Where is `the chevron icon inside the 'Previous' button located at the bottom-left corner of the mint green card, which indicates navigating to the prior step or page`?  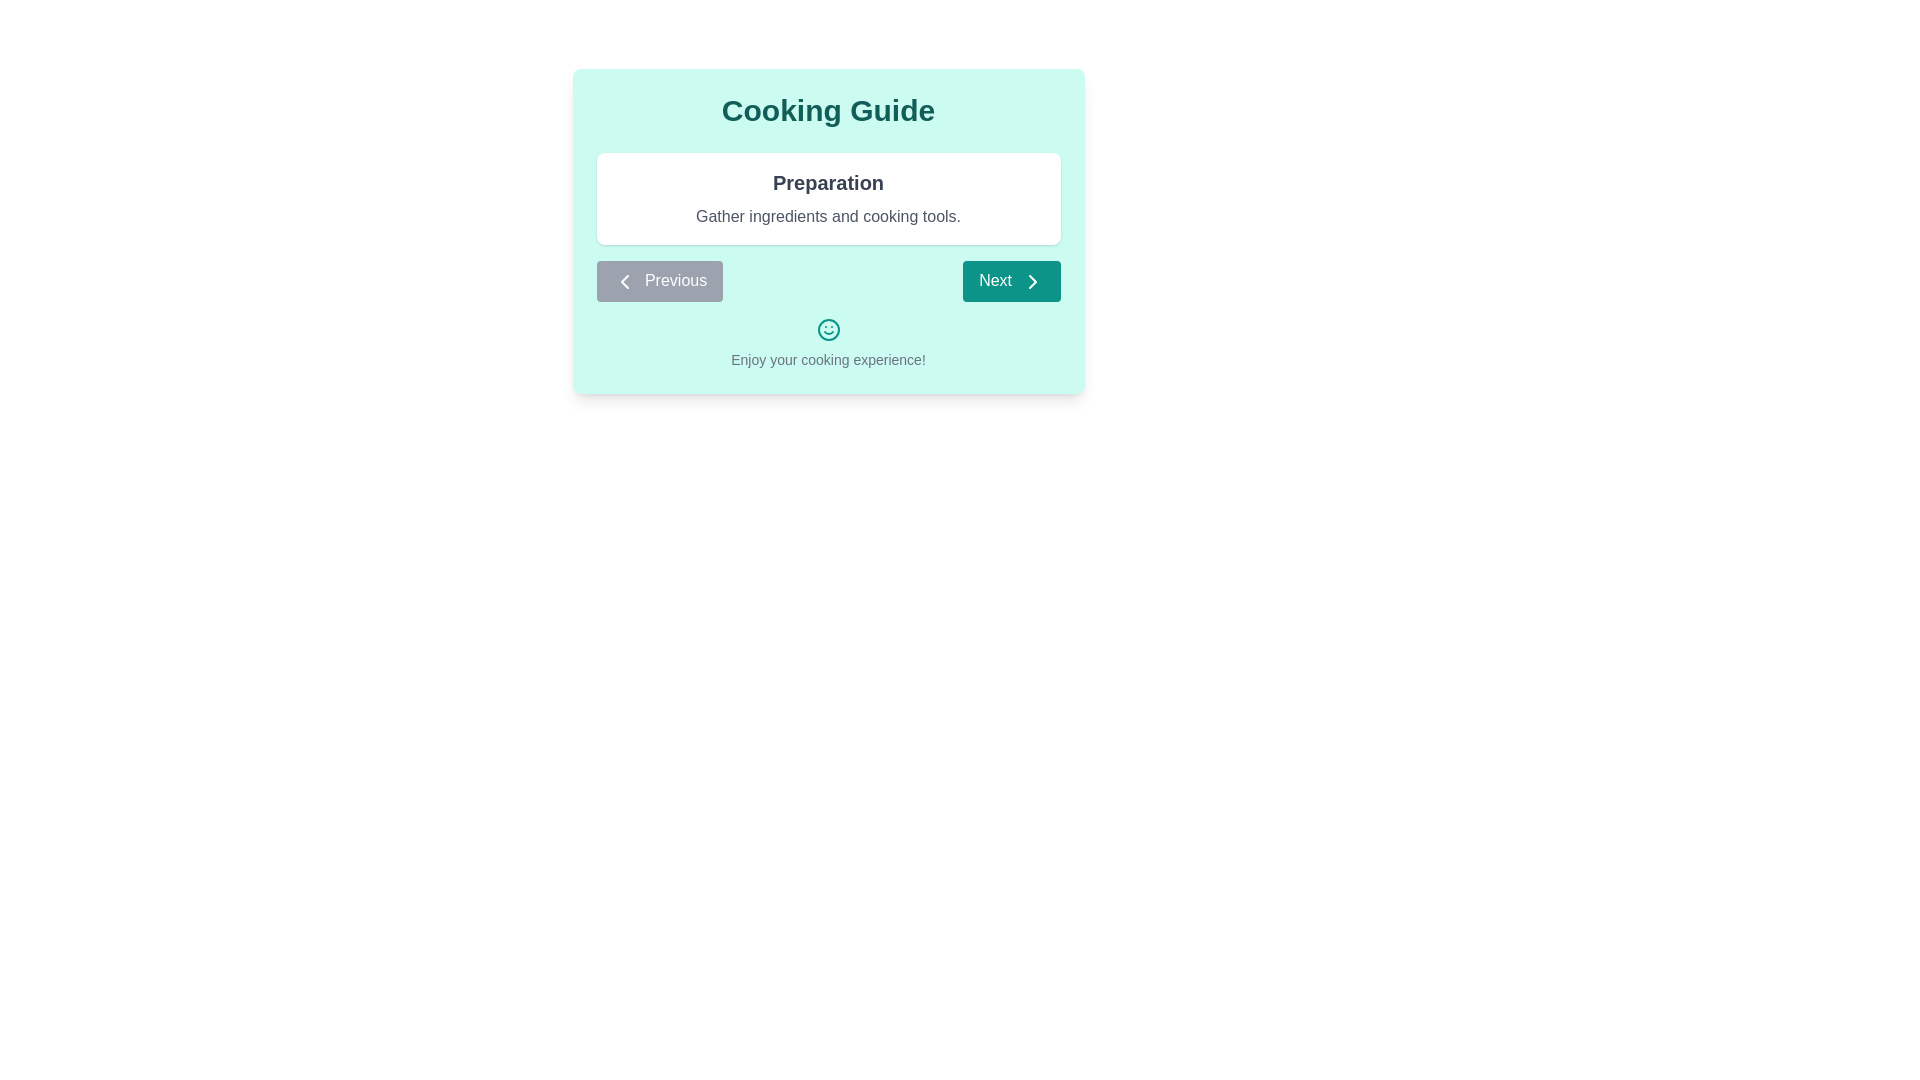 the chevron icon inside the 'Previous' button located at the bottom-left corner of the mint green card, which indicates navigating to the prior step or page is located at coordinates (623, 281).